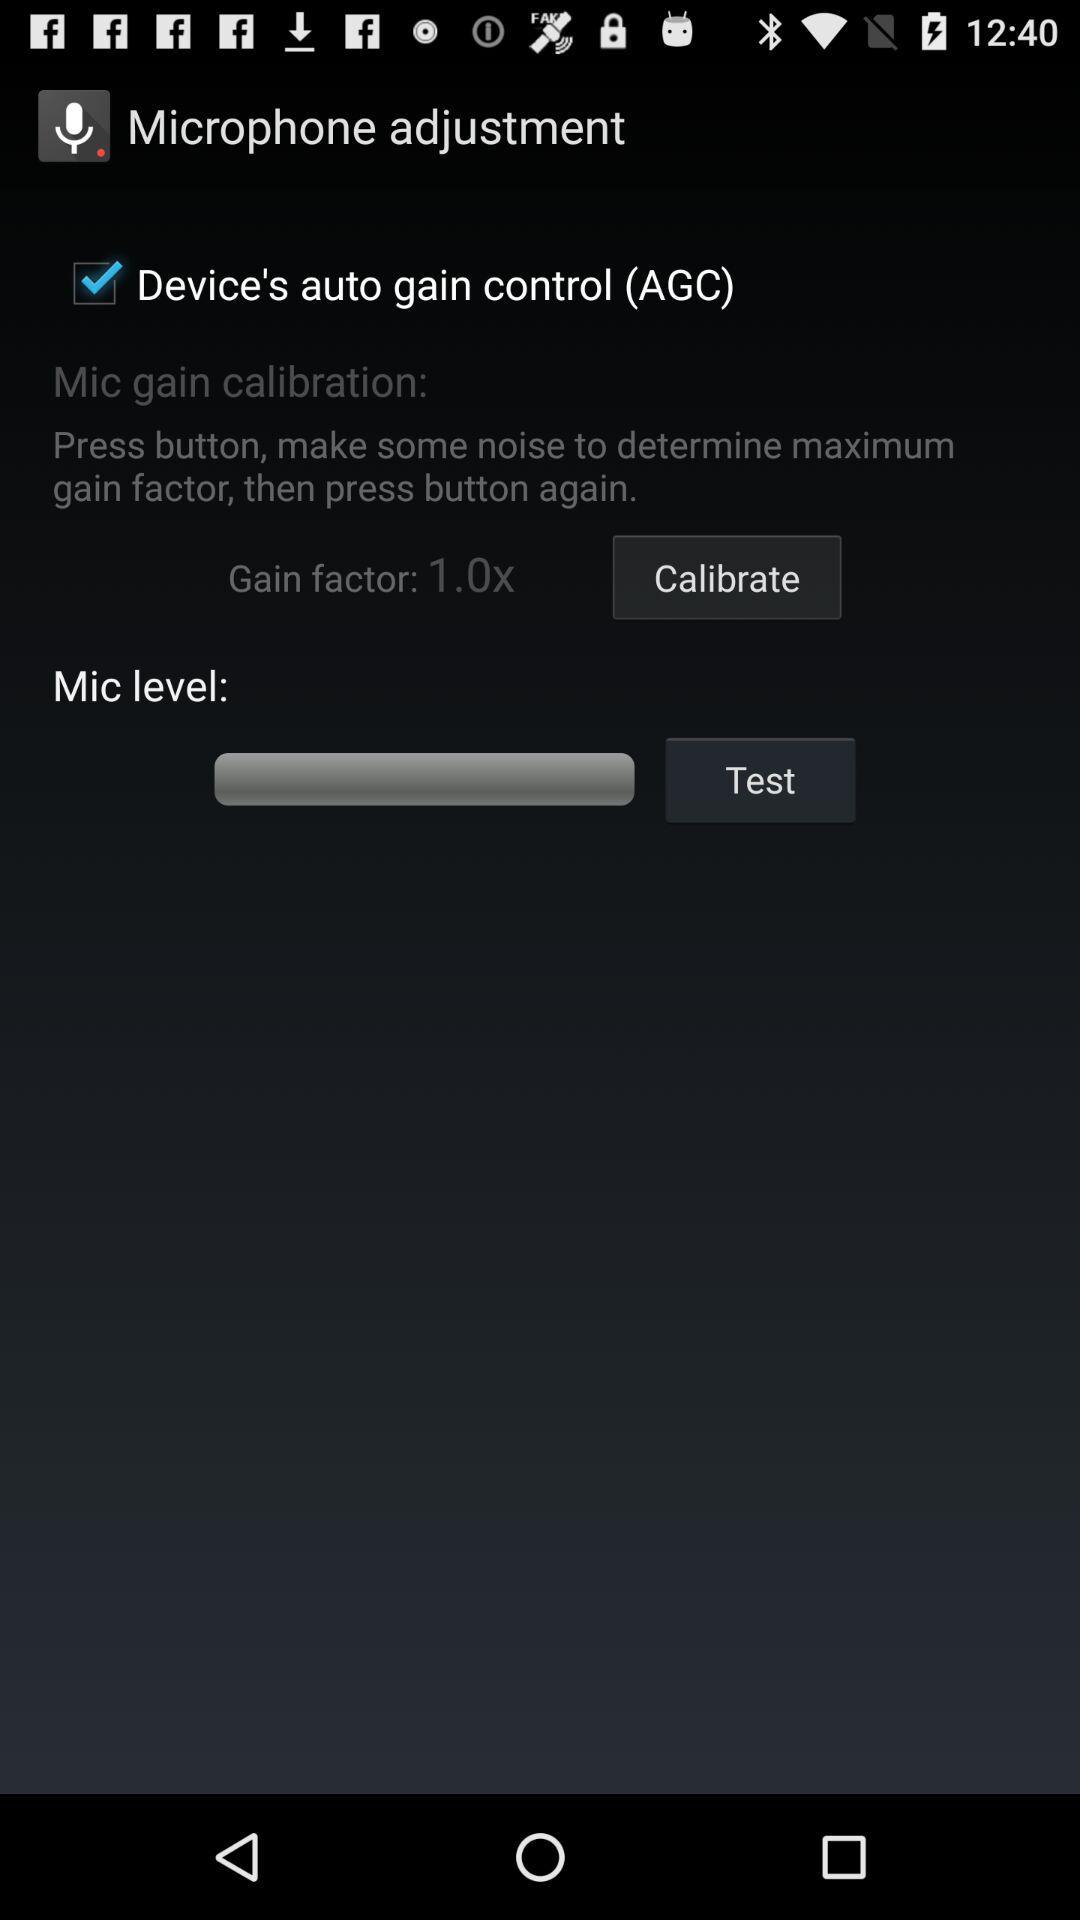 This screenshot has height=1920, width=1080. What do you see at coordinates (760, 778) in the screenshot?
I see `the test button` at bounding box center [760, 778].